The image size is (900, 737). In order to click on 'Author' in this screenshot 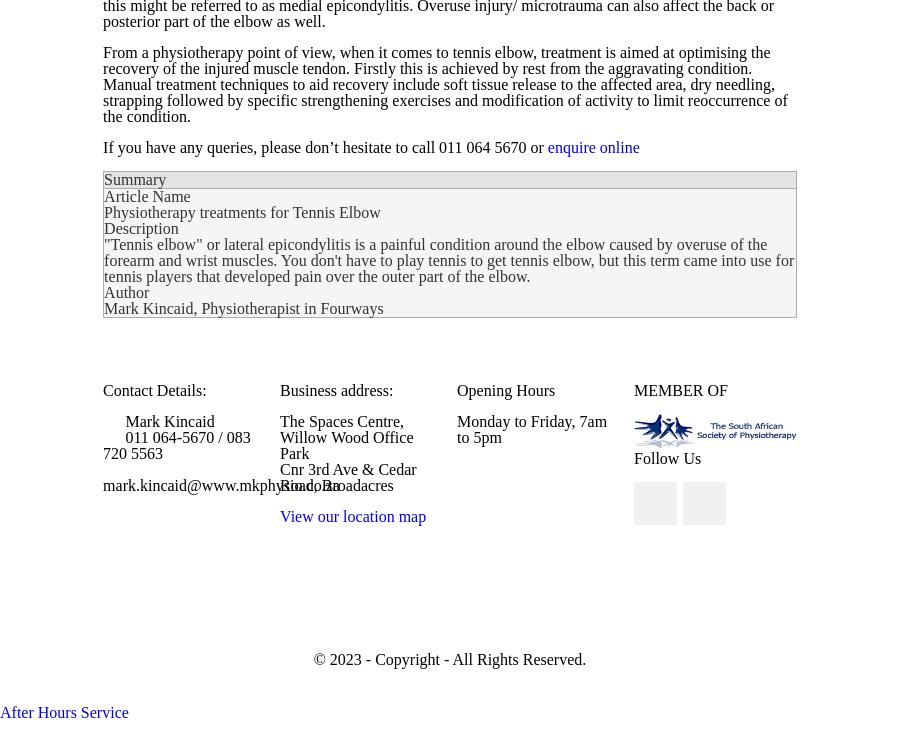, I will do `click(126, 292)`.